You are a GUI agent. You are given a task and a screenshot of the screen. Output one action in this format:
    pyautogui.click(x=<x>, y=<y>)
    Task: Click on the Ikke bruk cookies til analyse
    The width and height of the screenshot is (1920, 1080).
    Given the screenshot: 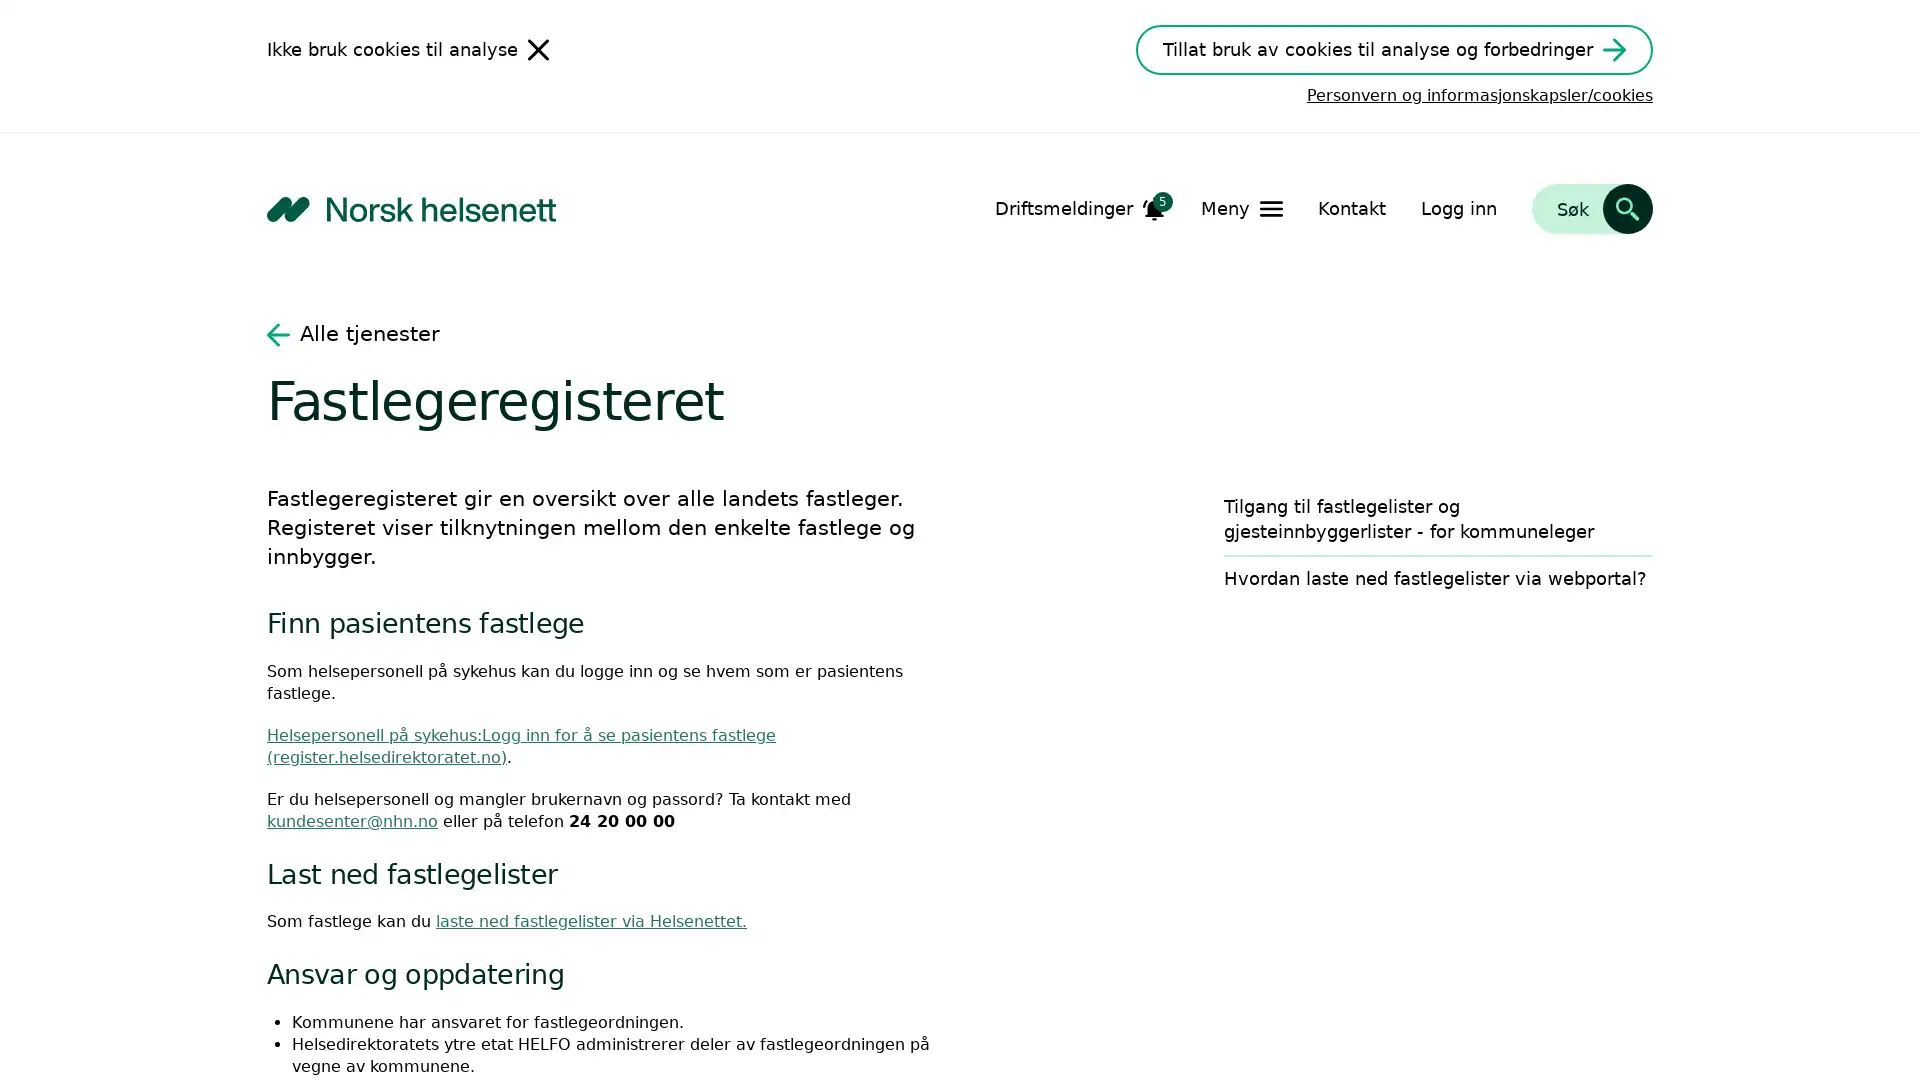 What is the action you would take?
    pyautogui.click(x=407, y=49)
    